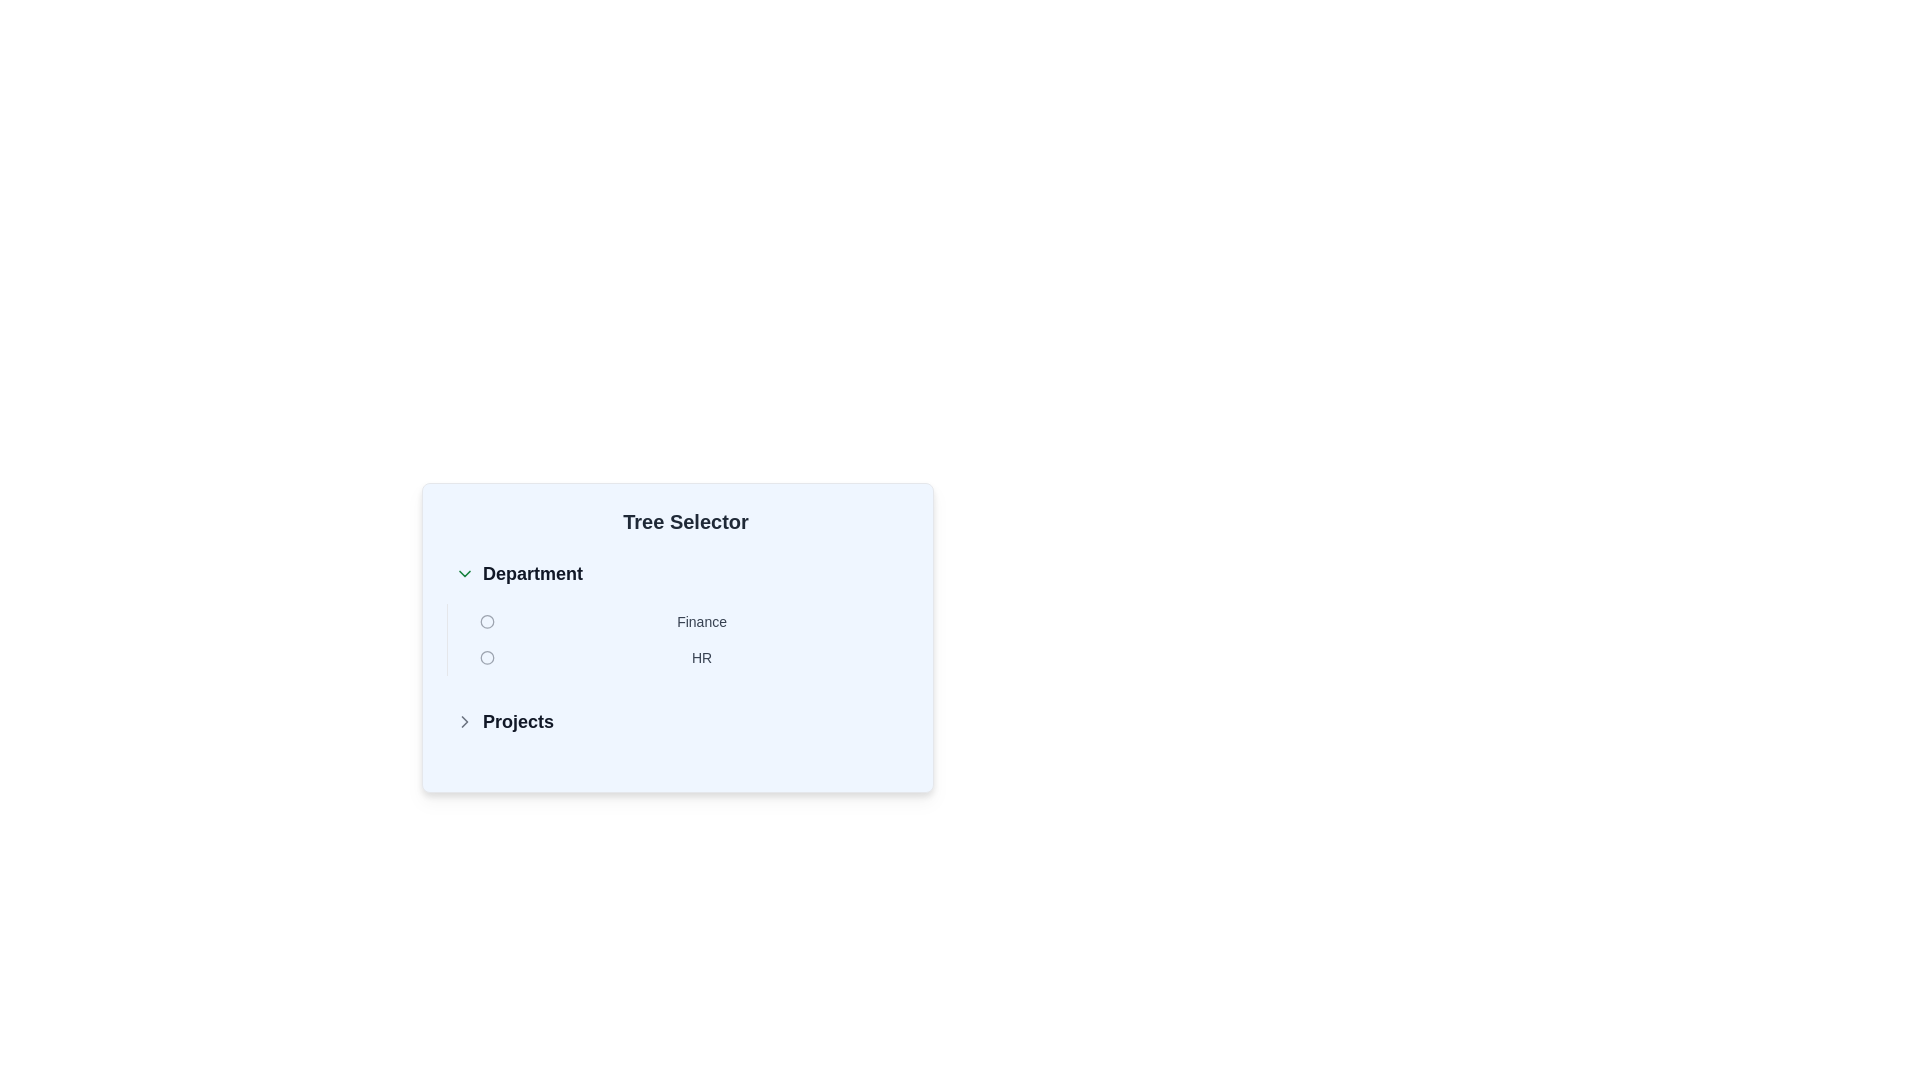 The width and height of the screenshot is (1920, 1080). Describe the element at coordinates (690, 620) in the screenshot. I see `the 'Finance' category option in the selection menu` at that location.